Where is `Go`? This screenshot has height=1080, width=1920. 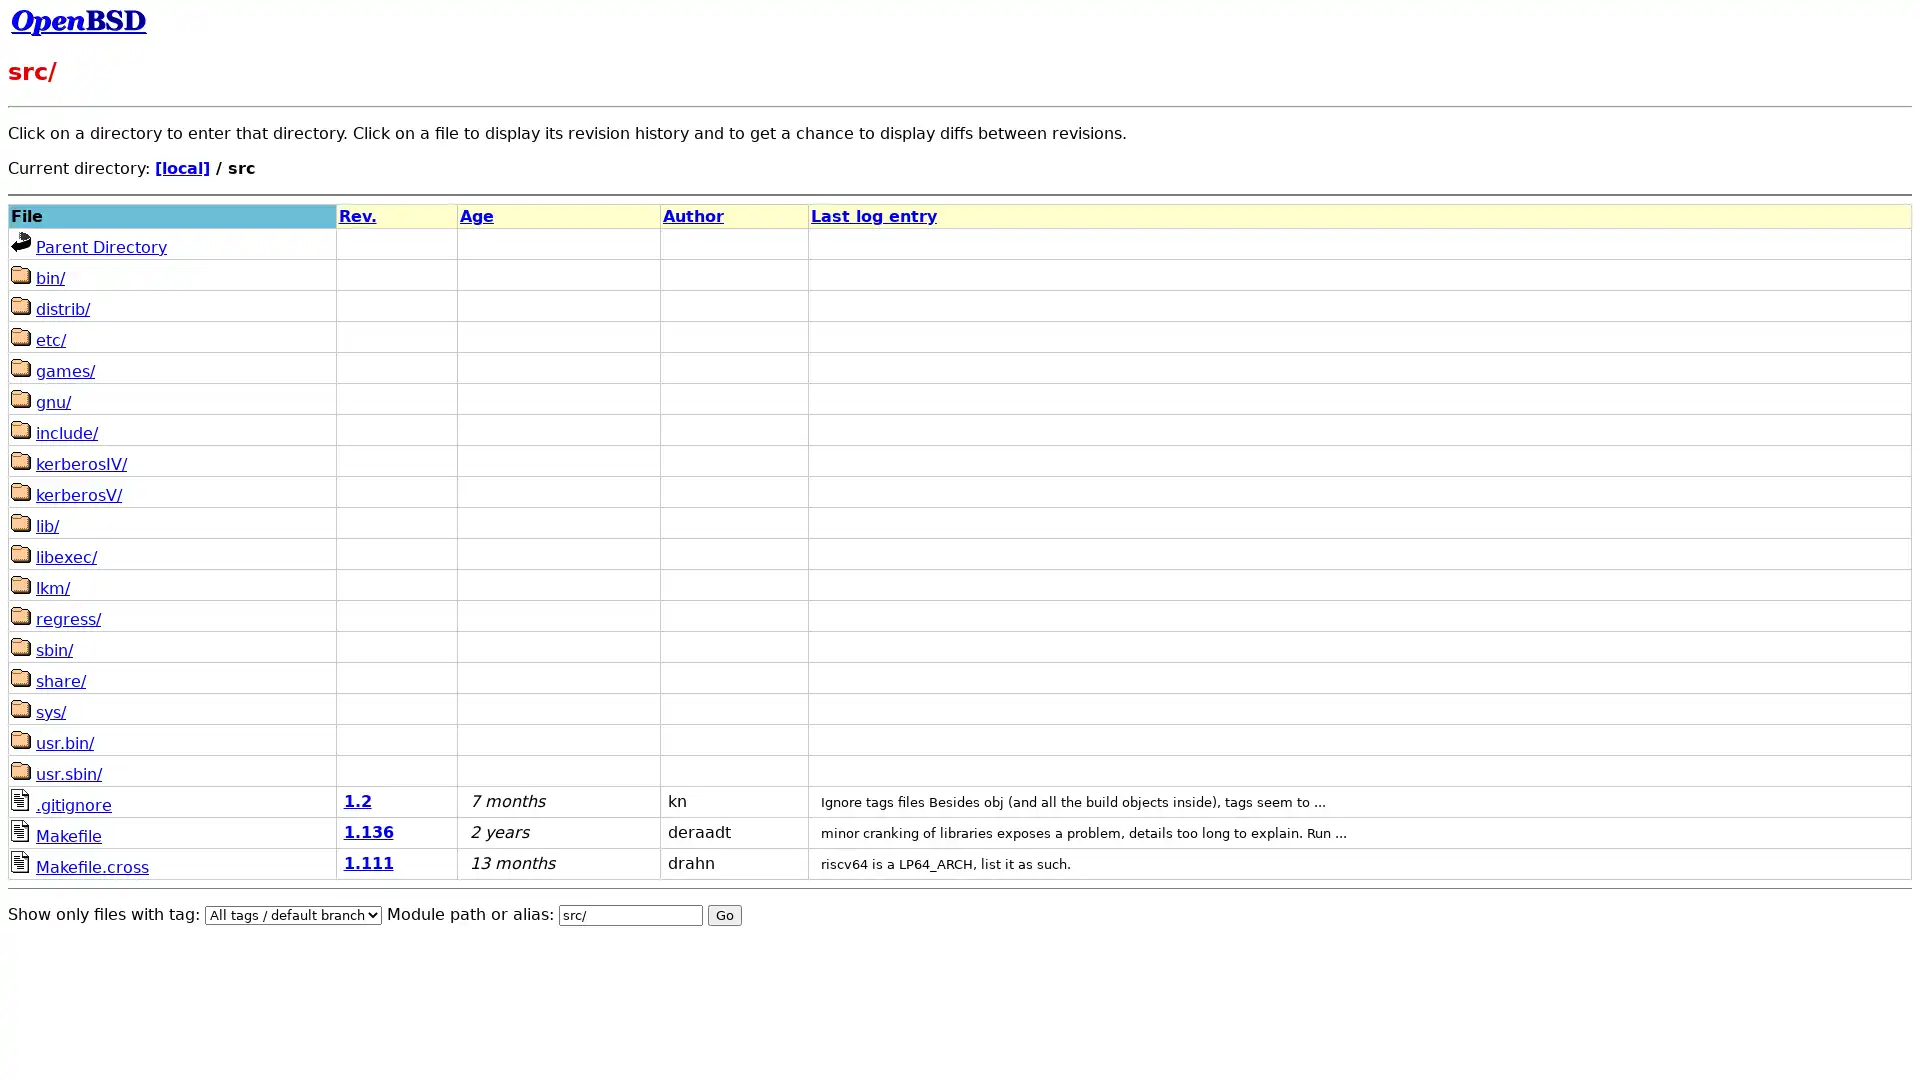 Go is located at coordinates (723, 914).